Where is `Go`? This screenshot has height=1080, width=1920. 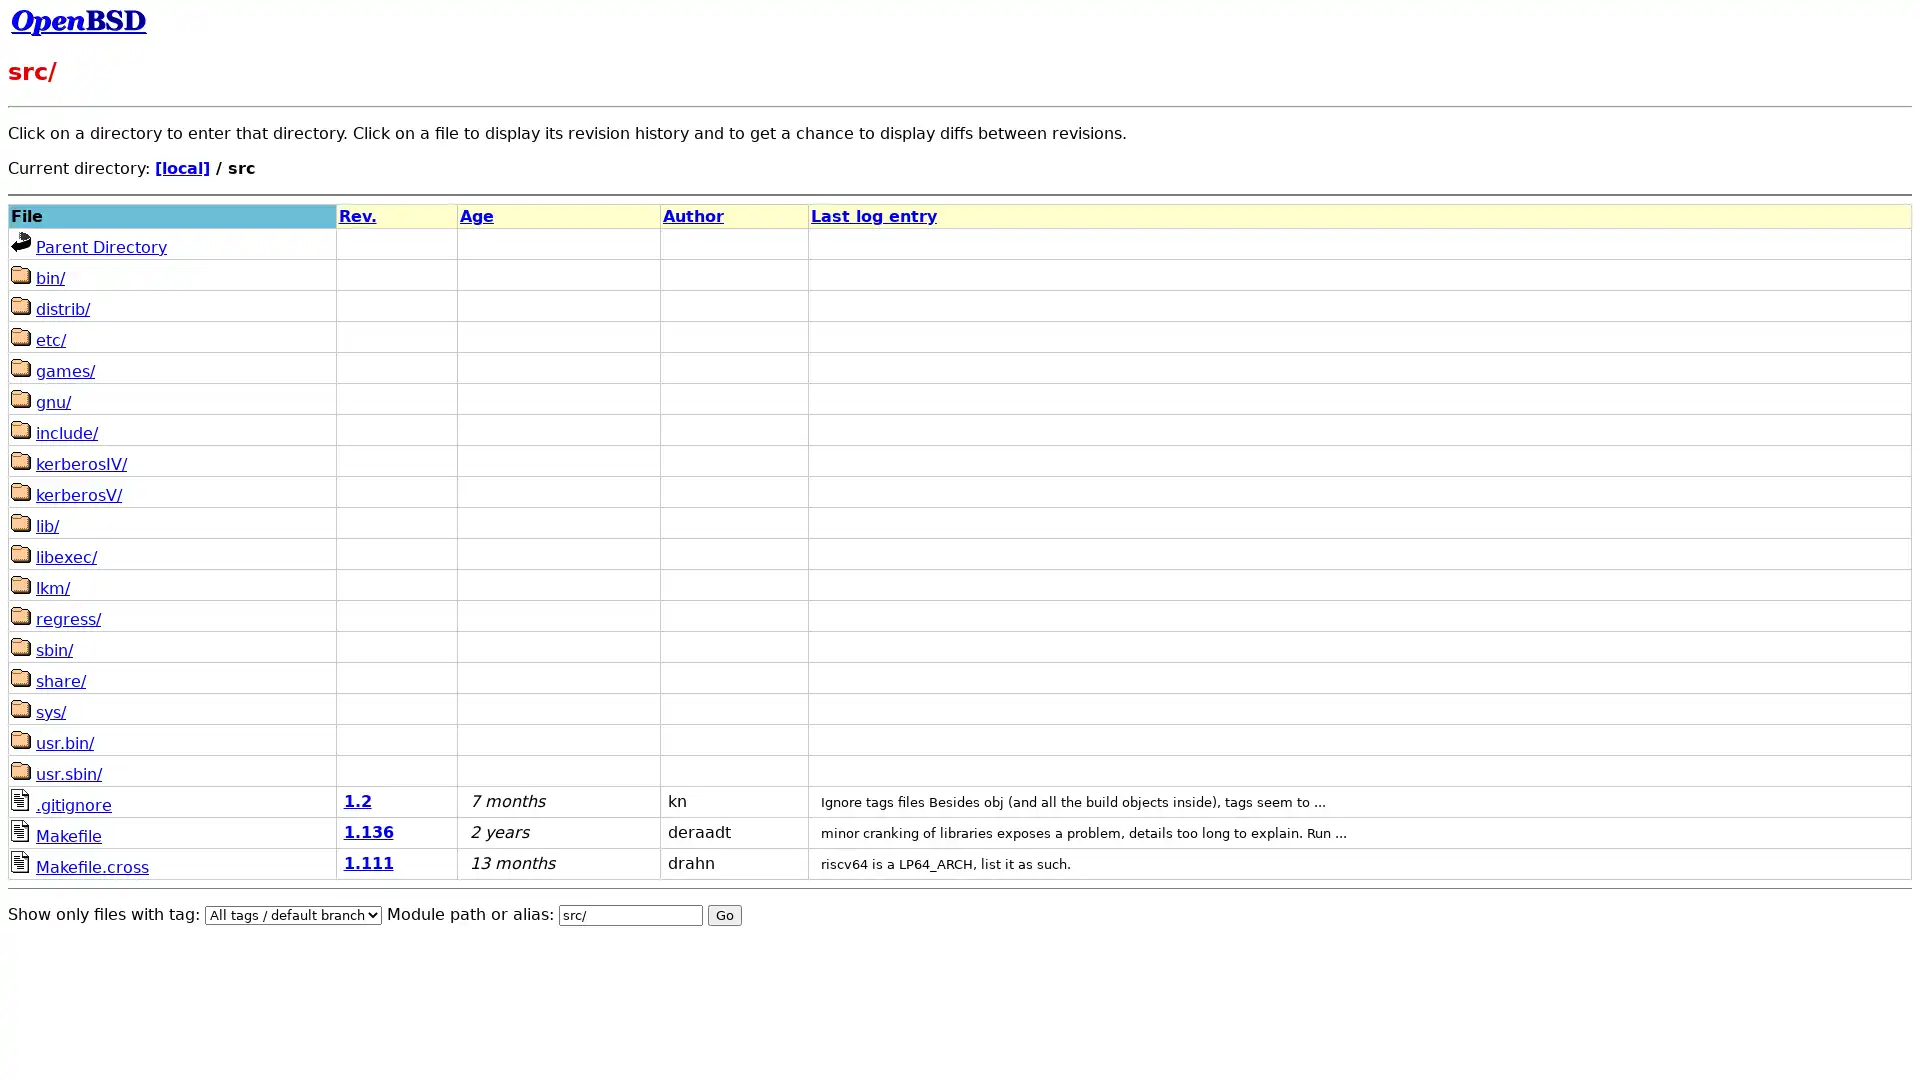 Go is located at coordinates (723, 914).